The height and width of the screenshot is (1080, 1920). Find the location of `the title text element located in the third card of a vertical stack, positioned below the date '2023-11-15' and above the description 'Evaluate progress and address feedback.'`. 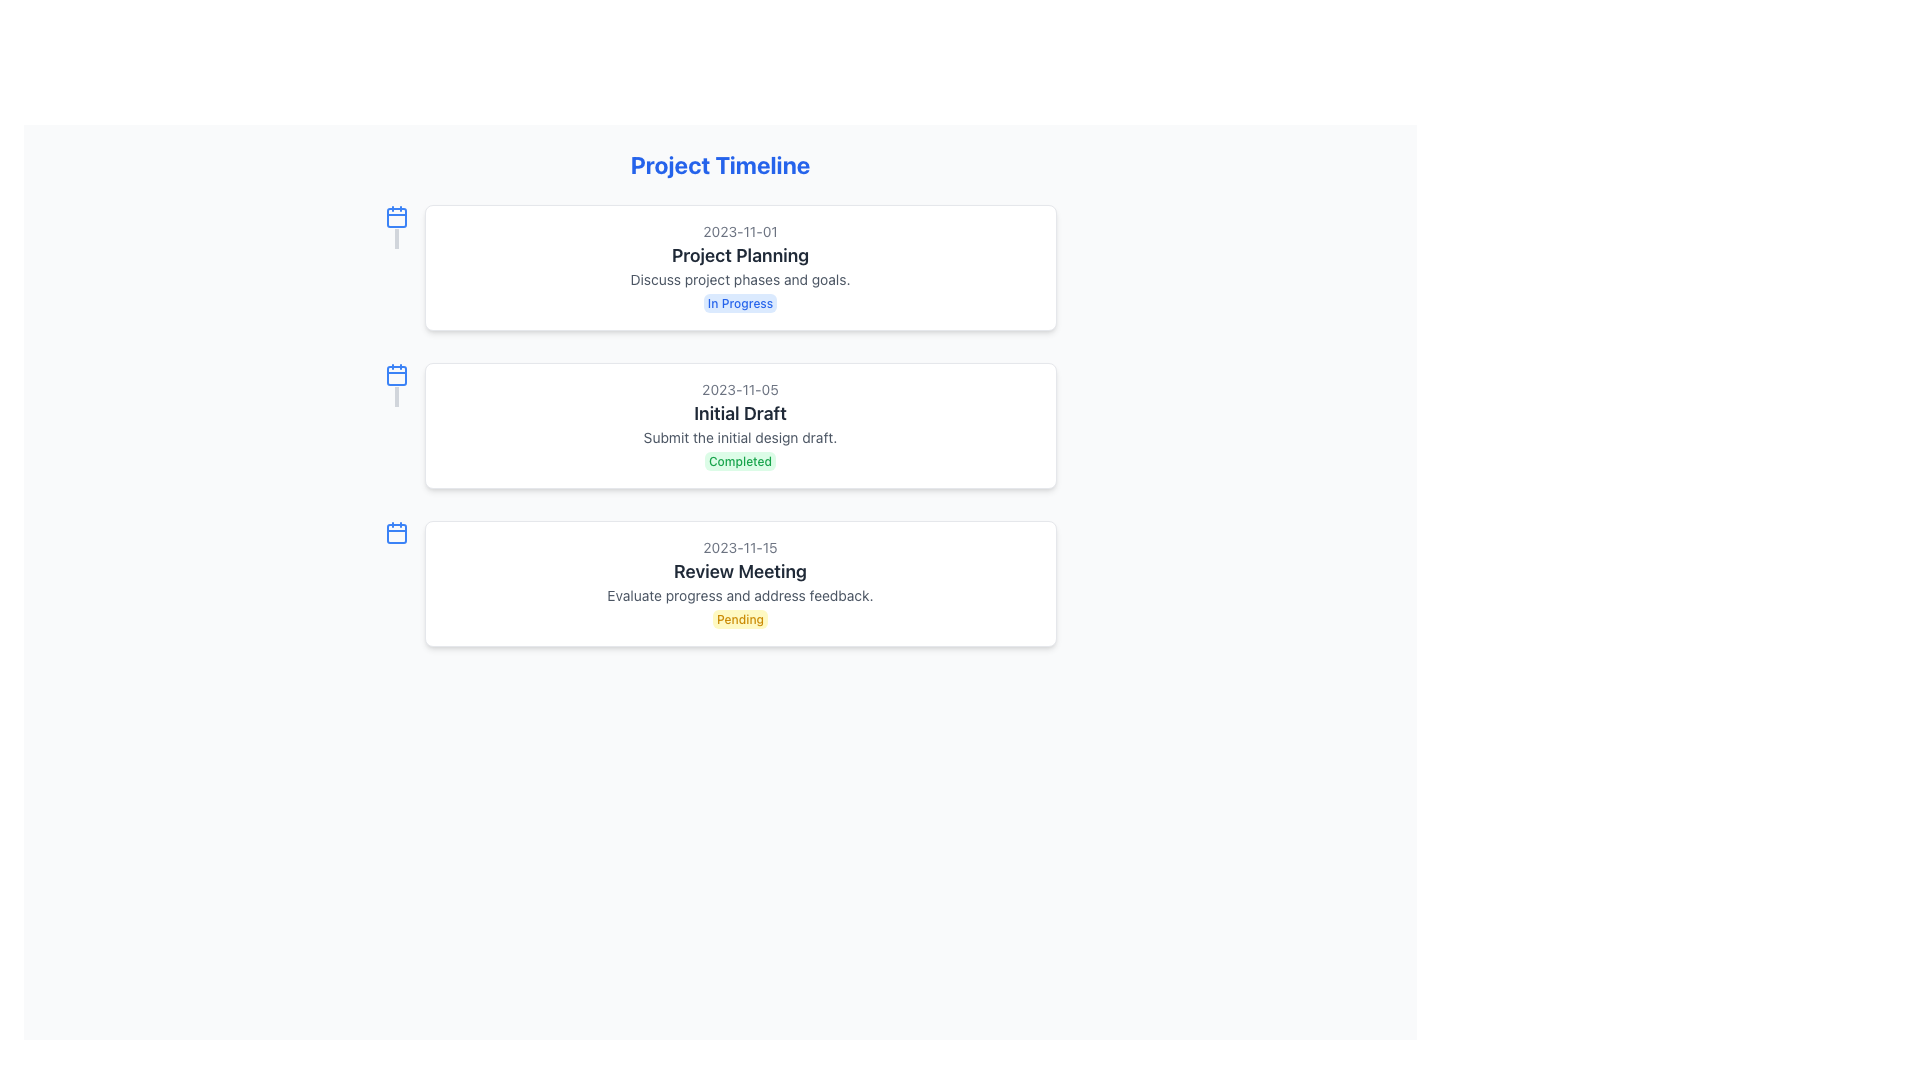

the title text element located in the third card of a vertical stack, positioned below the date '2023-11-15' and above the description 'Evaluate progress and address feedback.' is located at coordinates (739, 571).